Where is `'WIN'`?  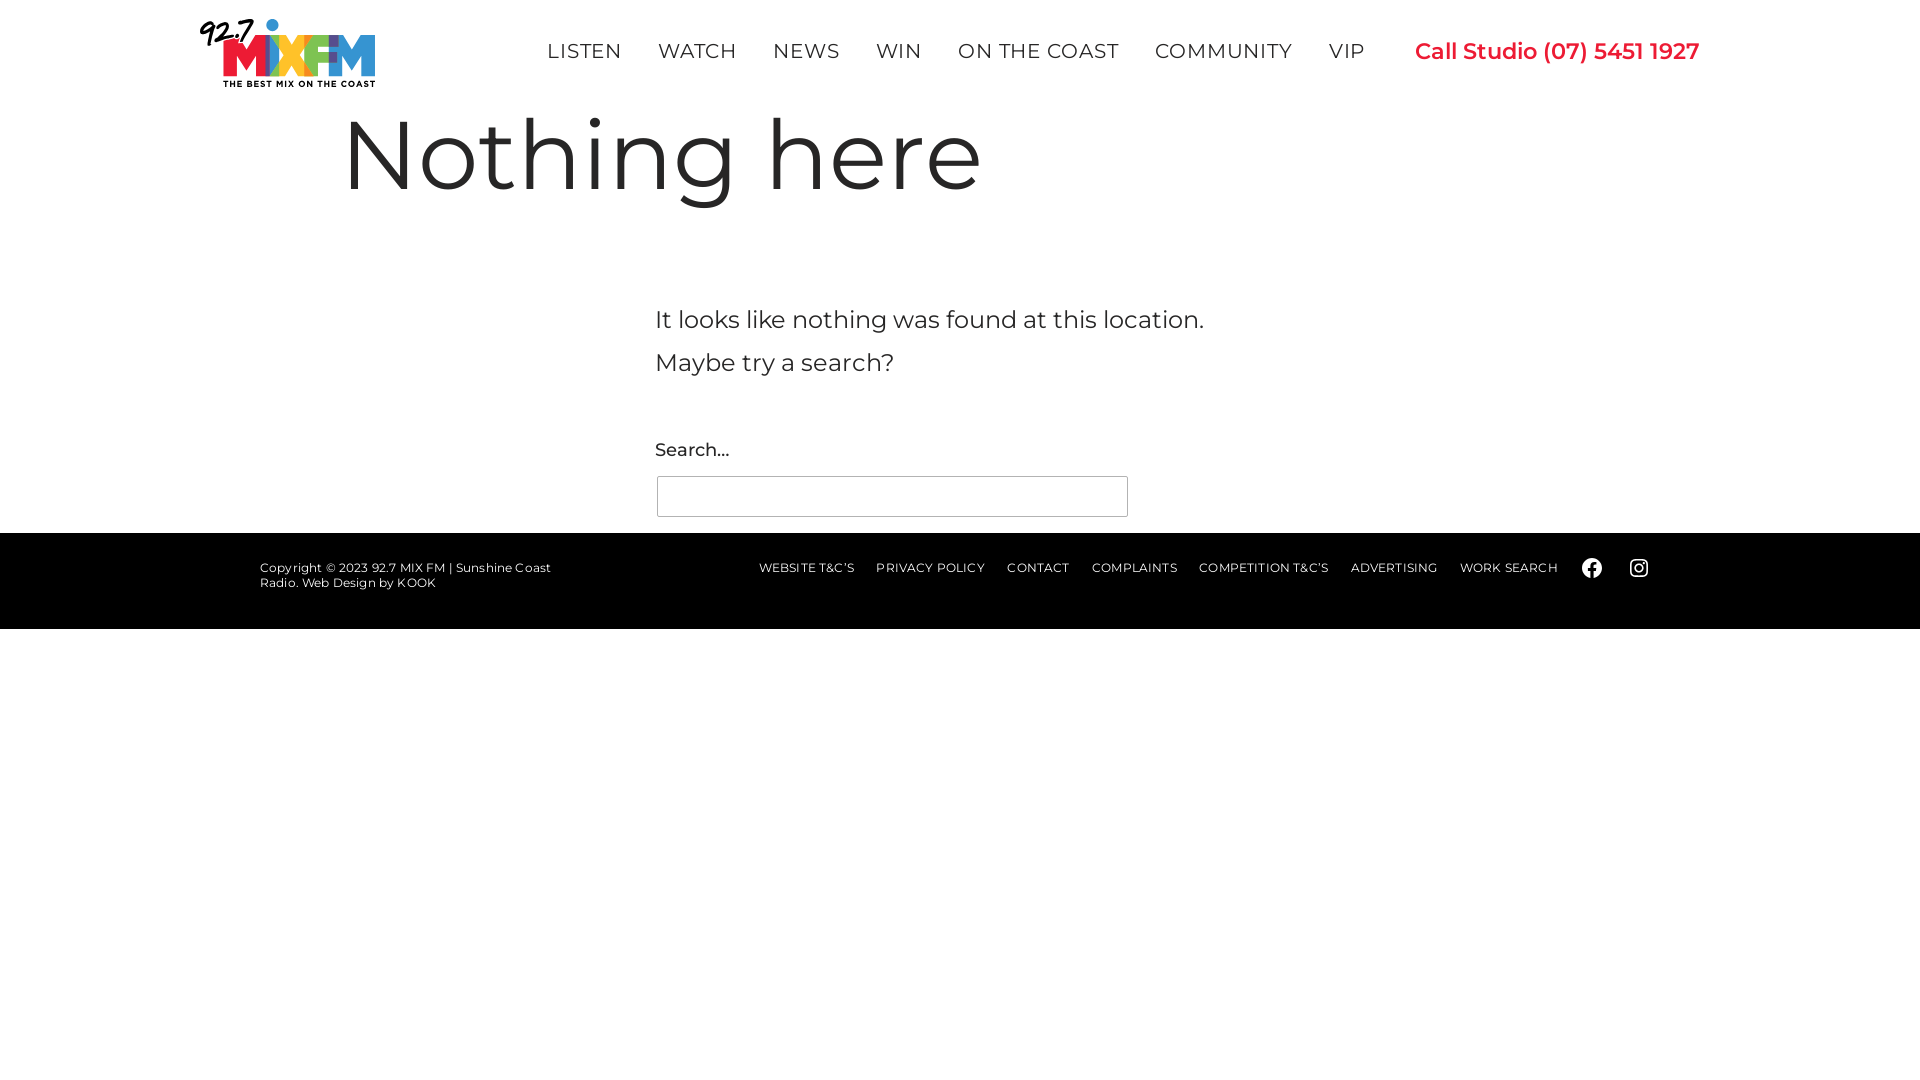
'WIN' is located at coordinates (897, 49).